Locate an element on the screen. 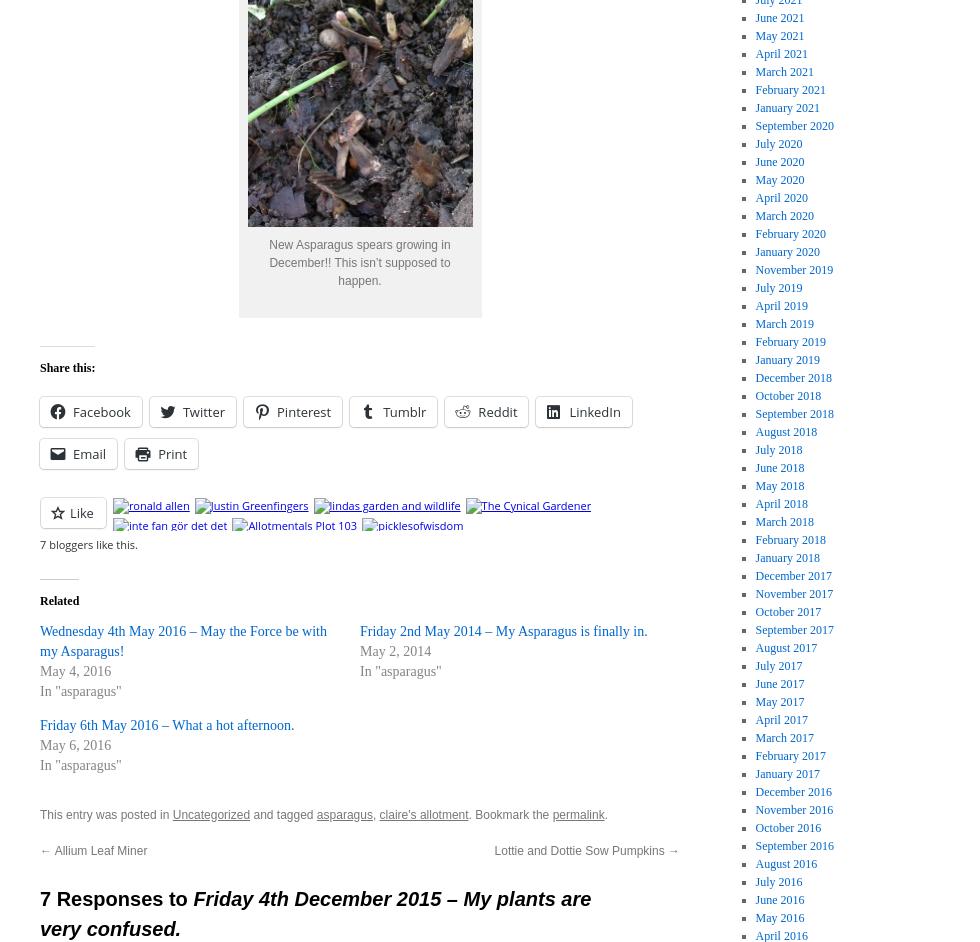 Image resolution: width=980 pixels, height=942 pixels. ',' is located at coordinates (375, 812).